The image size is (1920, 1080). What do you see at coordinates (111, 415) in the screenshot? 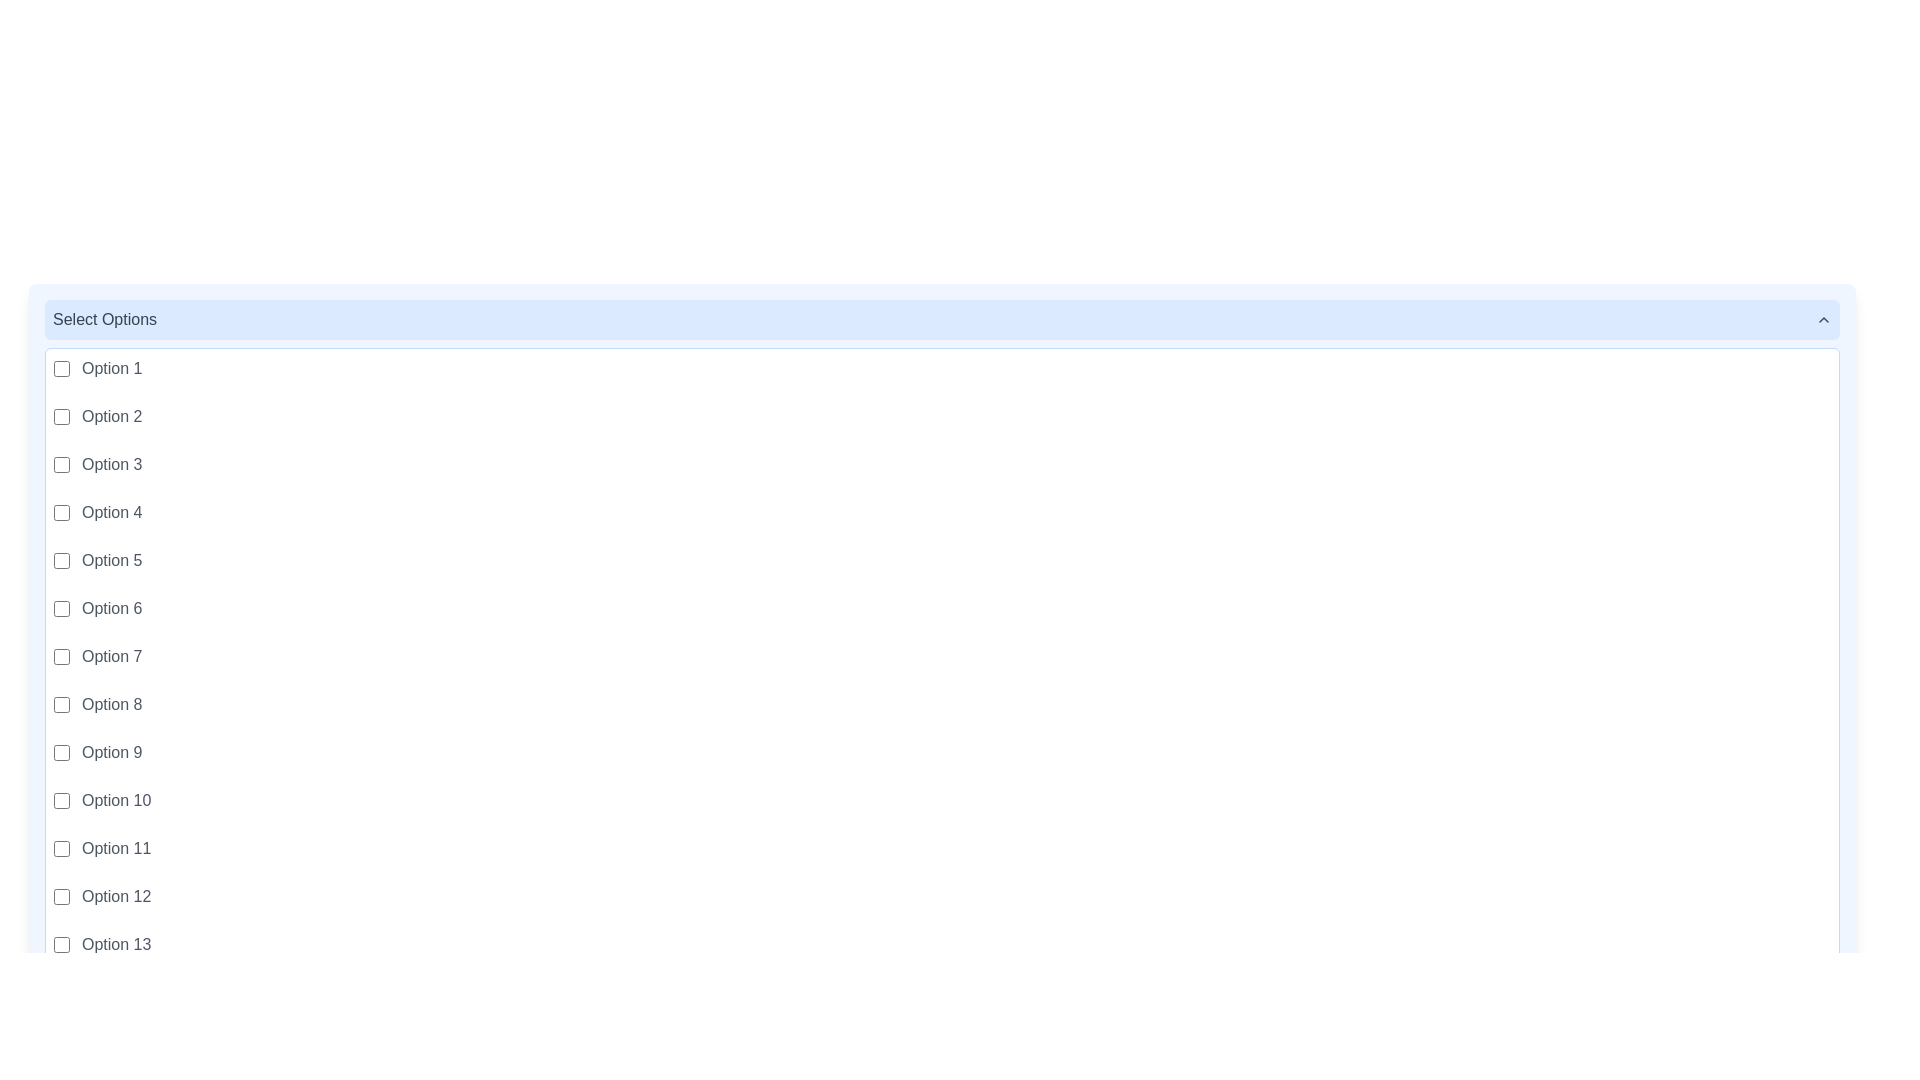
I see `the 'Option 2' label element, which is styled in gray and located to the right of its associated checkbox in the second row of a vertically stacked list of options` at bounding box center [111, 415].